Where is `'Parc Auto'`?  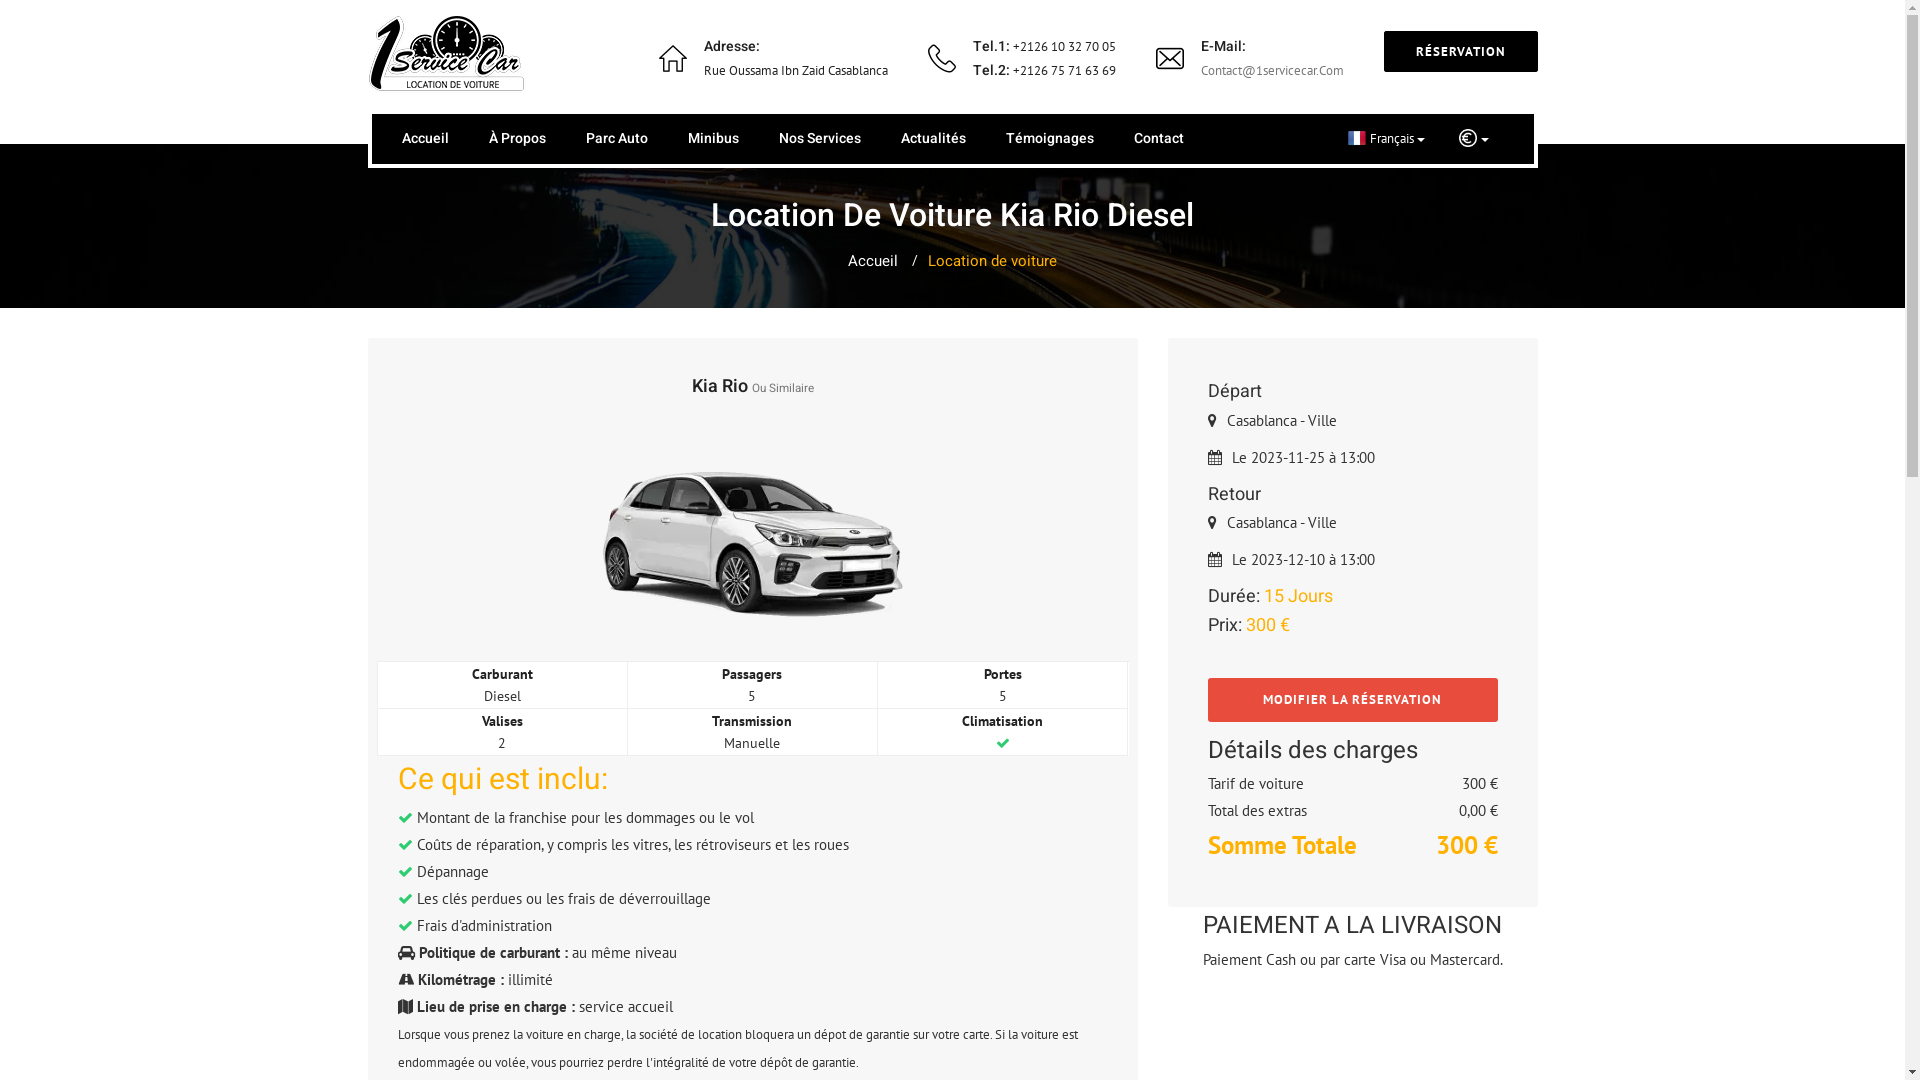
'Parc Auto' is located at coordinates (616, 137).